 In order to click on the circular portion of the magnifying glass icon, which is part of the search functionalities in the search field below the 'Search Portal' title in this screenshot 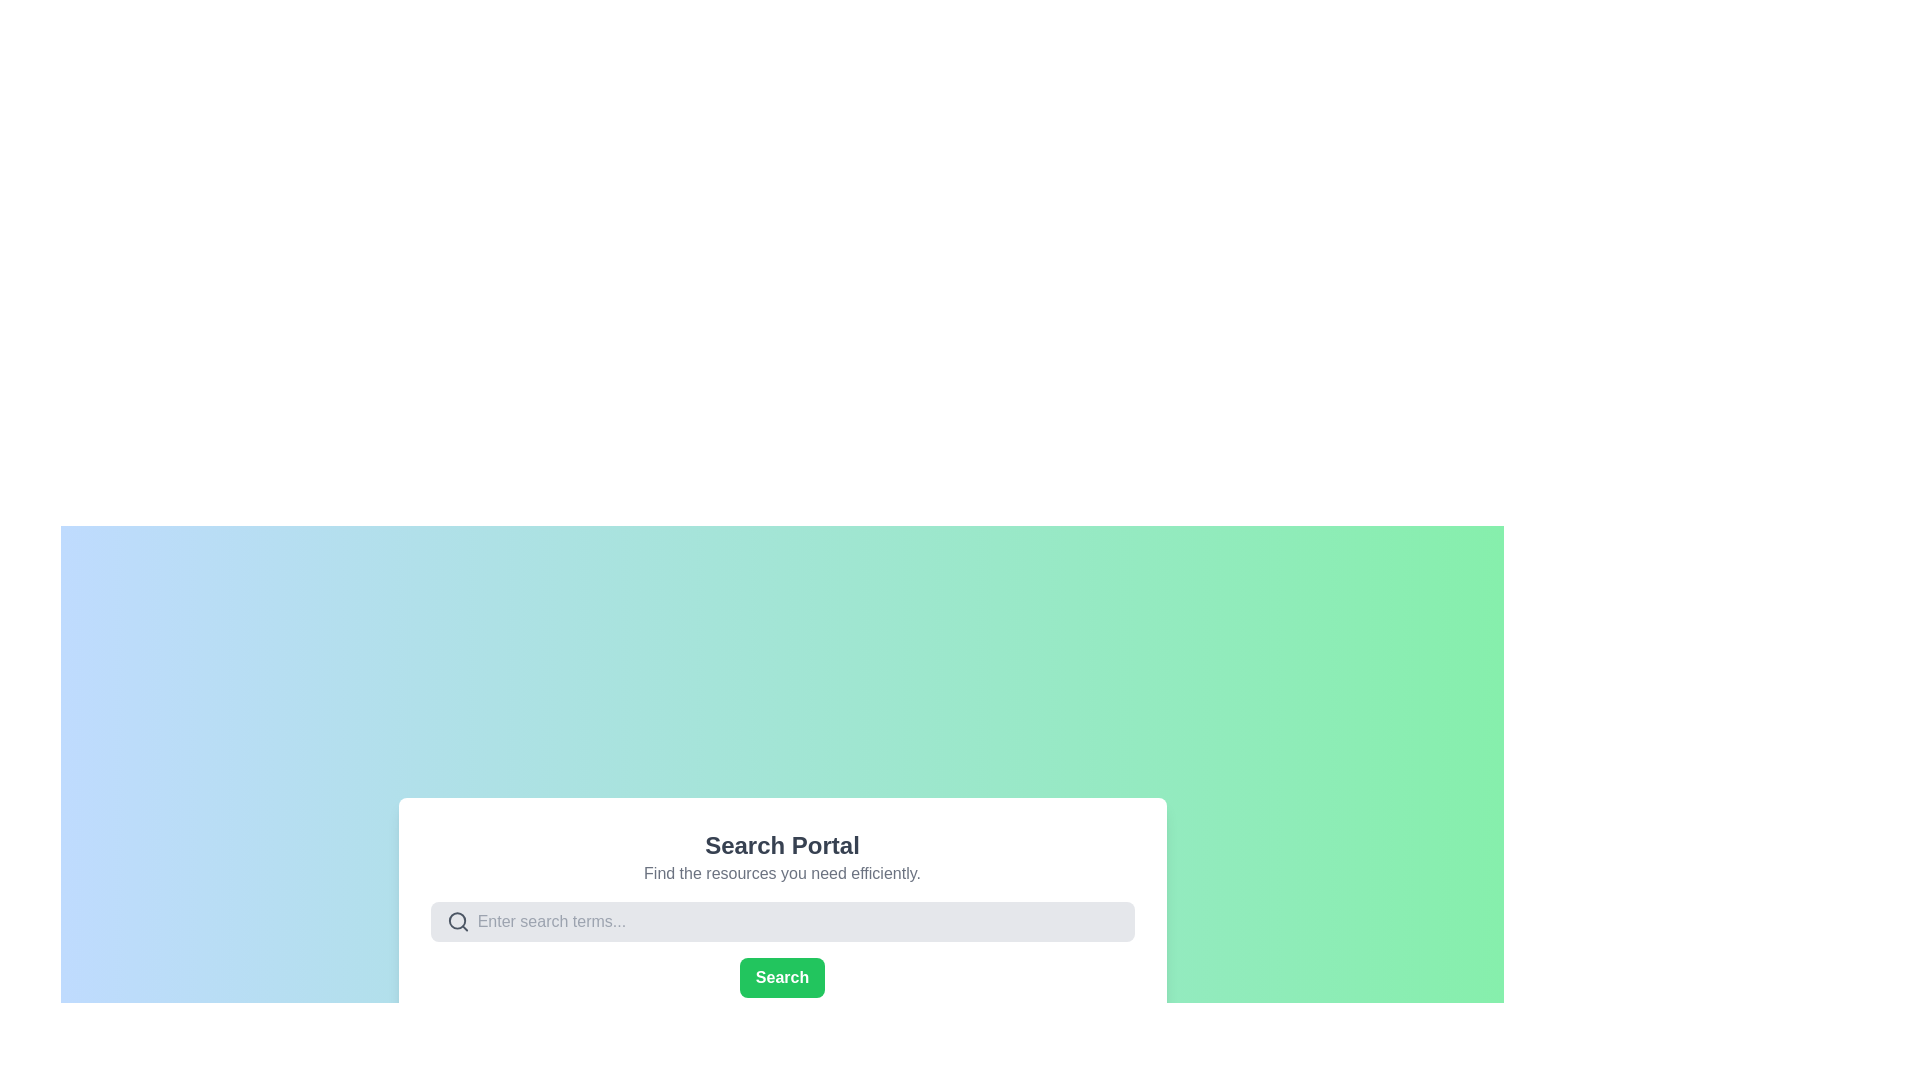, I will do `click(456, 921)`.